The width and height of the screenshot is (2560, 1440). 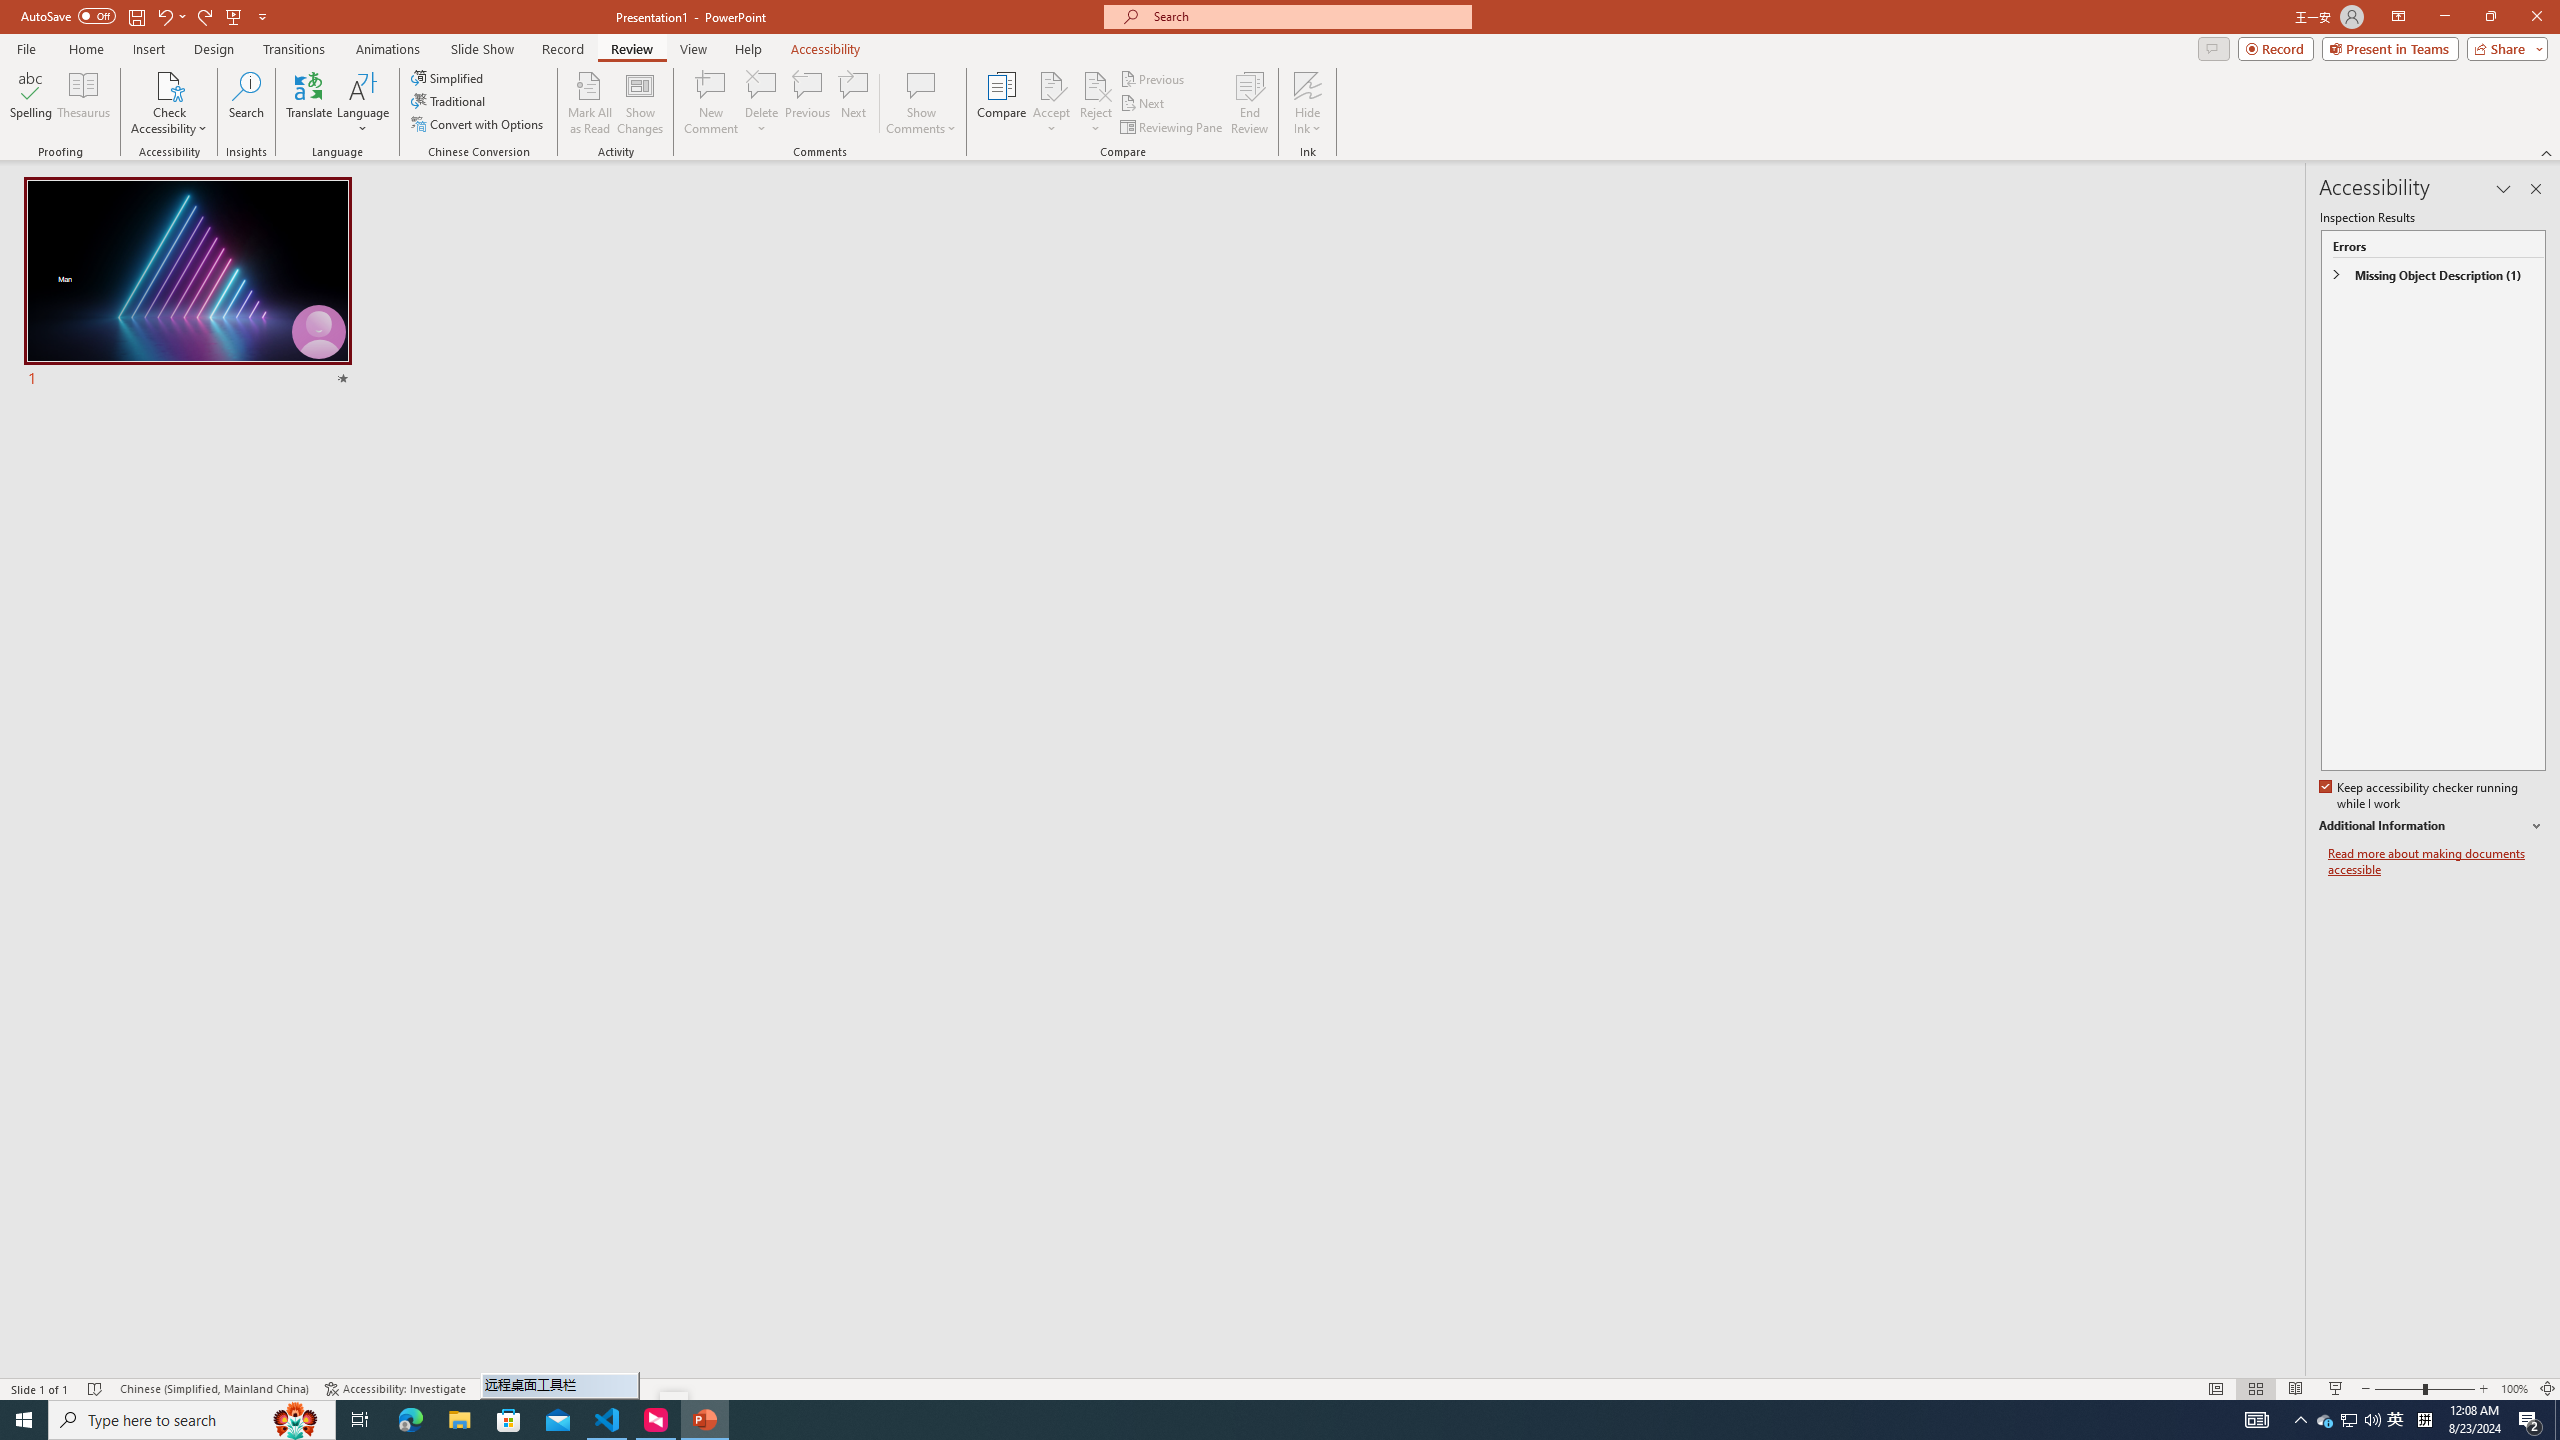 I want to click on 'New Comment', so click(x=709, y=103).